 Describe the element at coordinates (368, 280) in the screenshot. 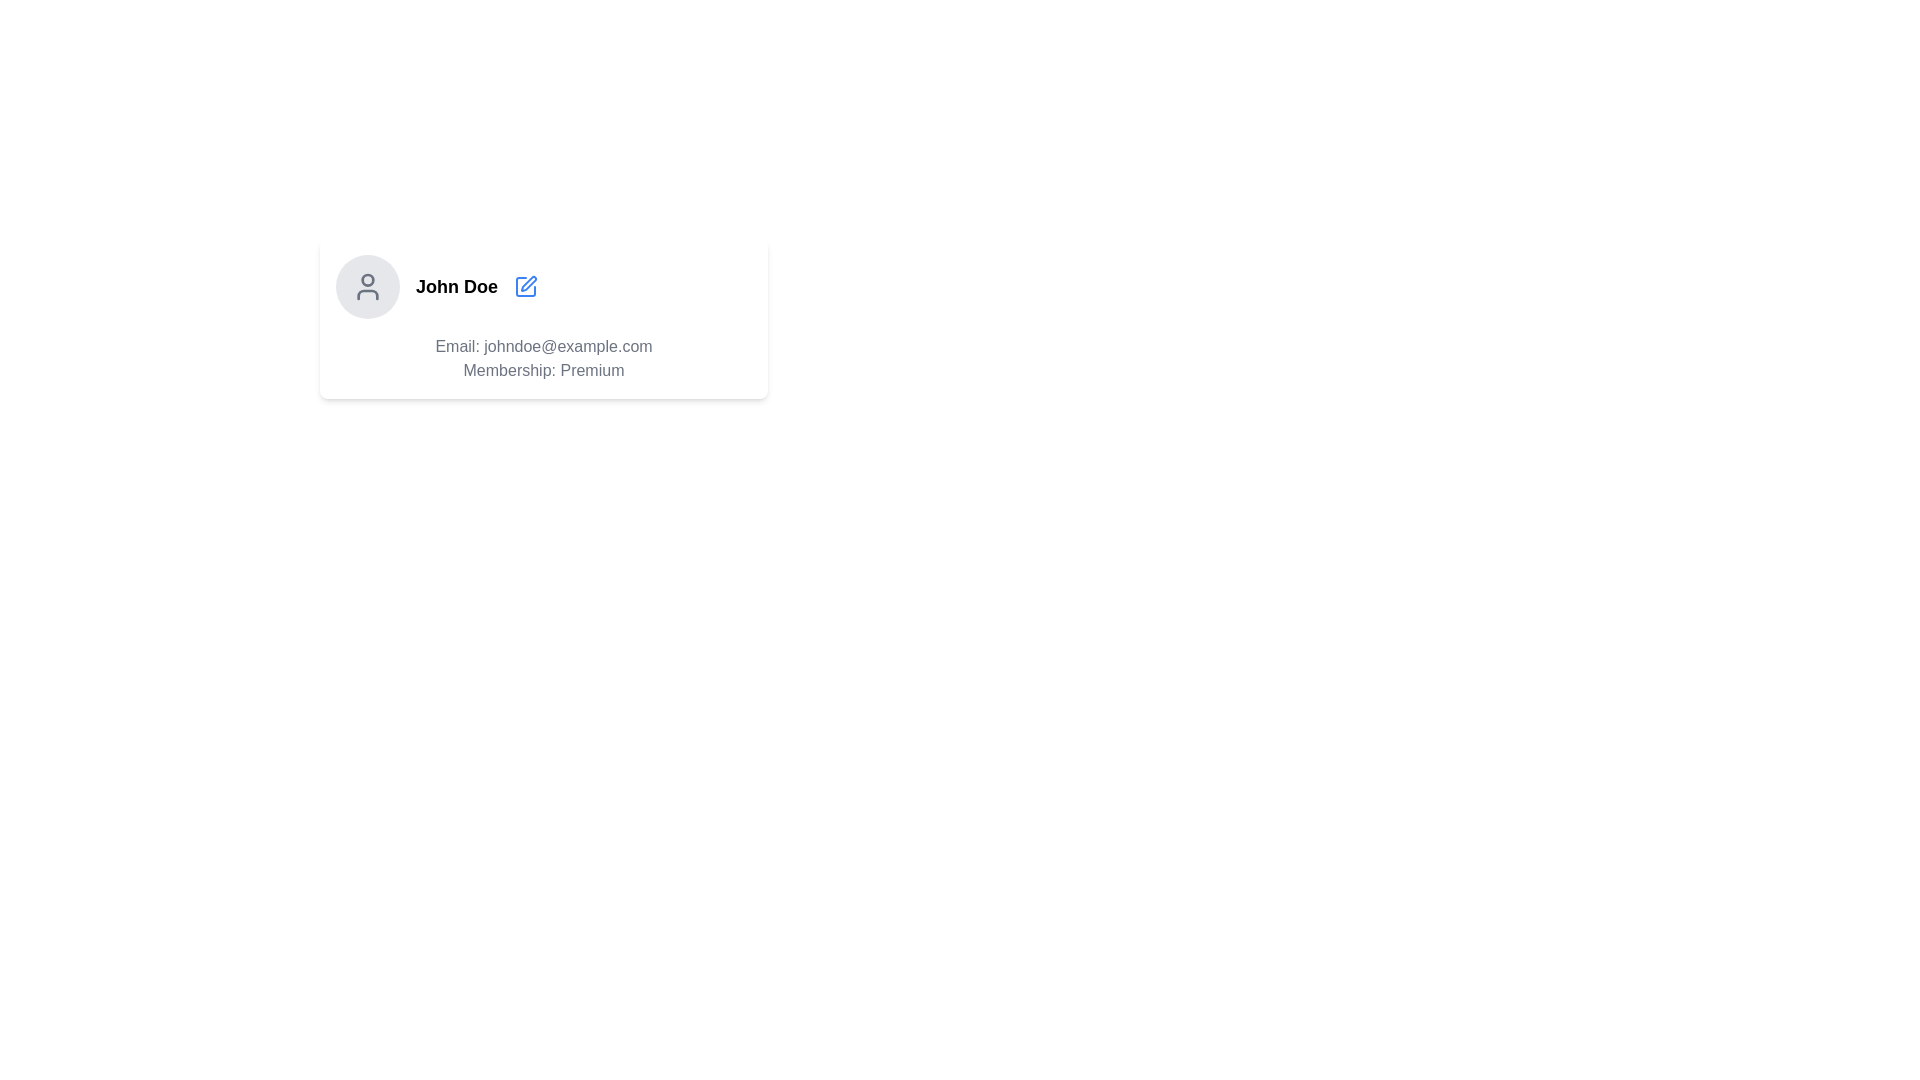

I see `the circular head element of the user icon located at the top-center of the profile card` at that location.